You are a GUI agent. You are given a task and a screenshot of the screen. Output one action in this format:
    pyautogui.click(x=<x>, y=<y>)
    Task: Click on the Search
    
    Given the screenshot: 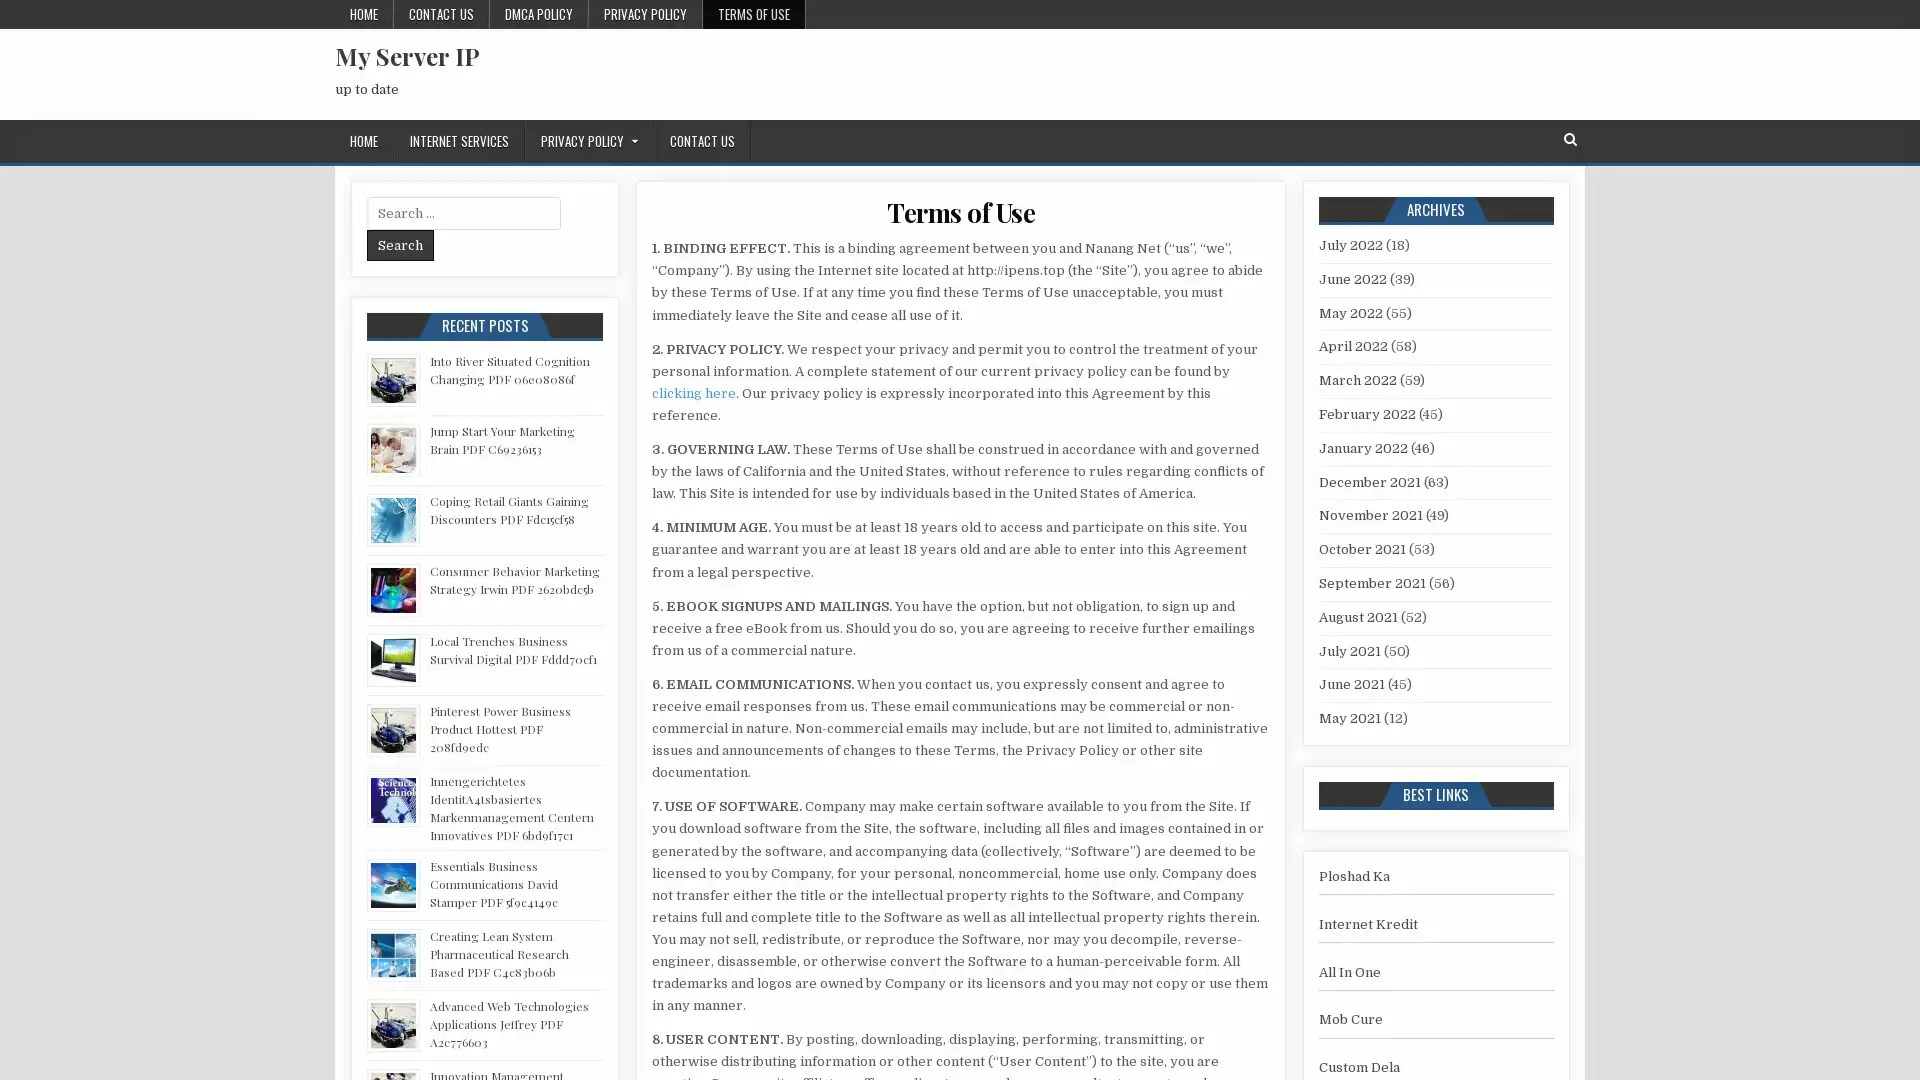 What is the action you would take?
    pyautogui.click(x=400, y=244)
    